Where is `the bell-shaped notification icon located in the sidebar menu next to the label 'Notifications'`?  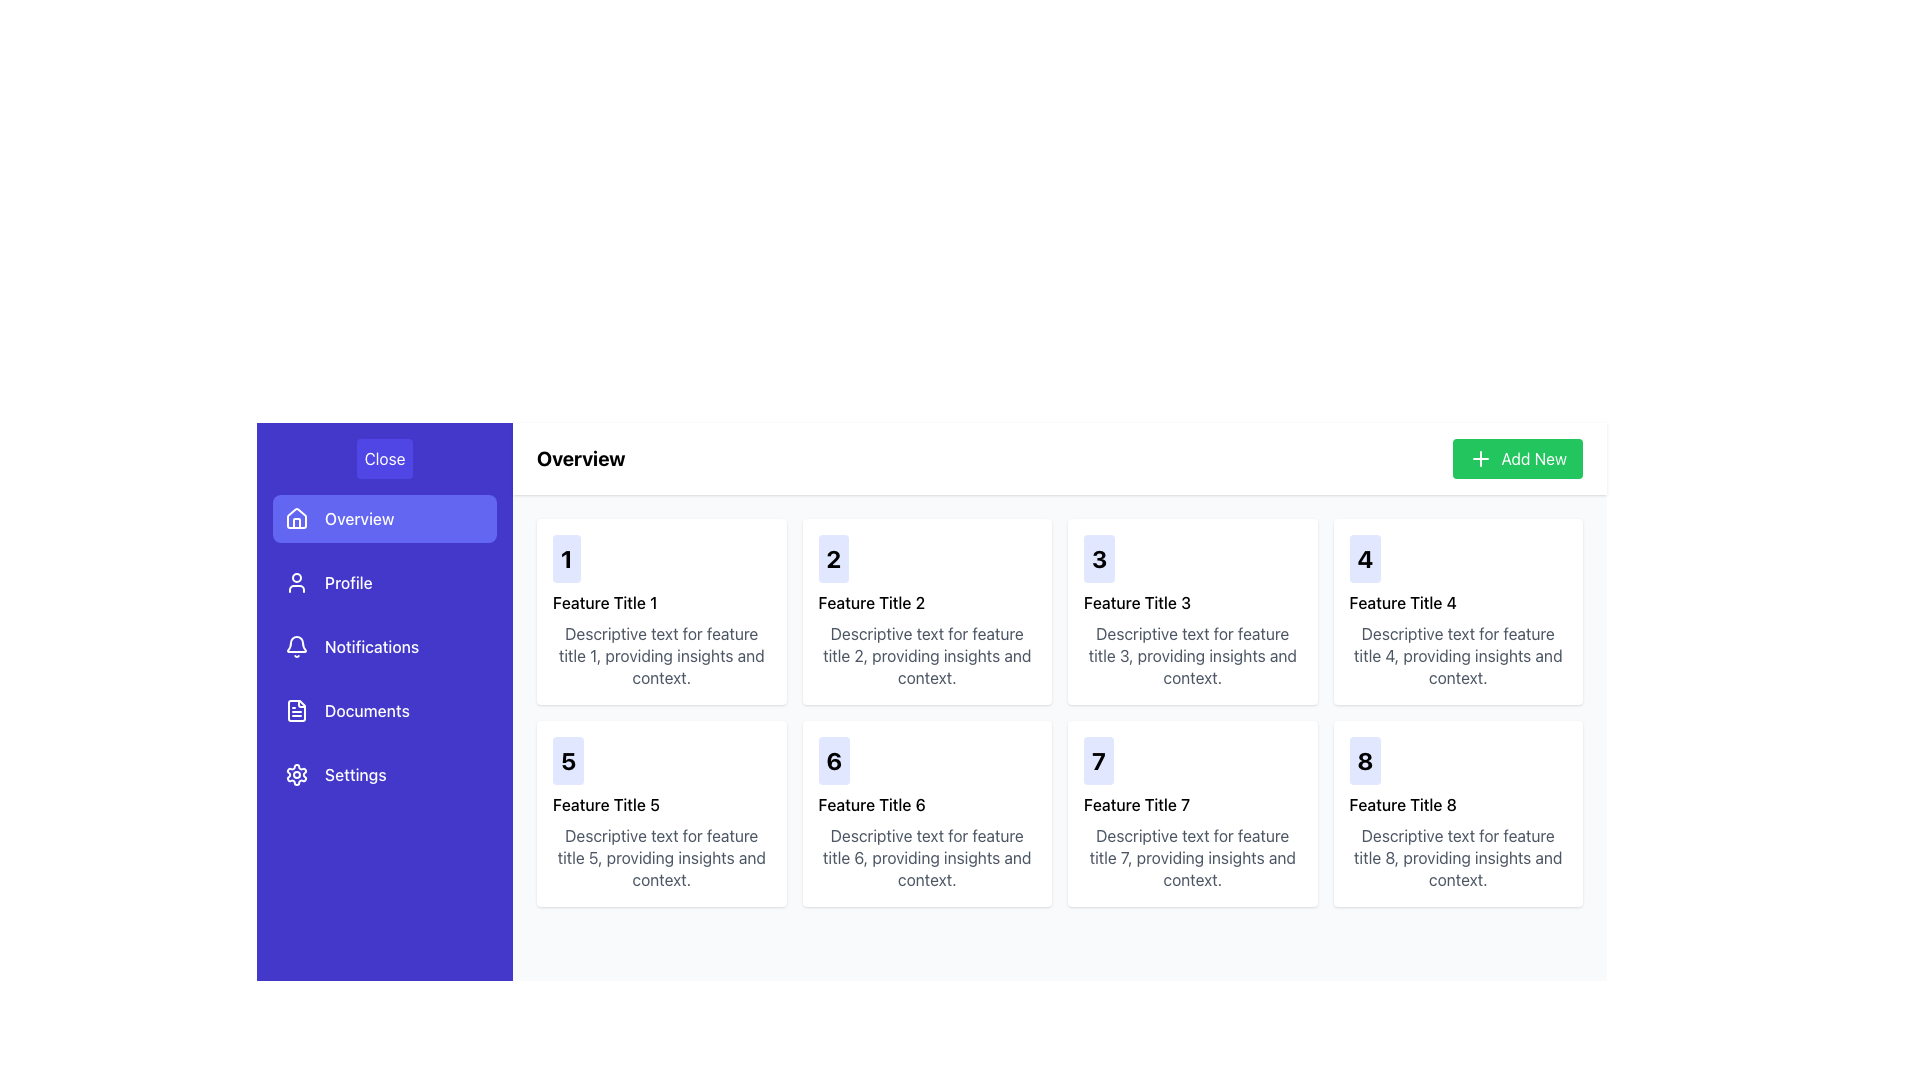 the bell-shaped notification icon located in the sidebar menu next to the label 'Notifications' is located at coordinates (296, 644).